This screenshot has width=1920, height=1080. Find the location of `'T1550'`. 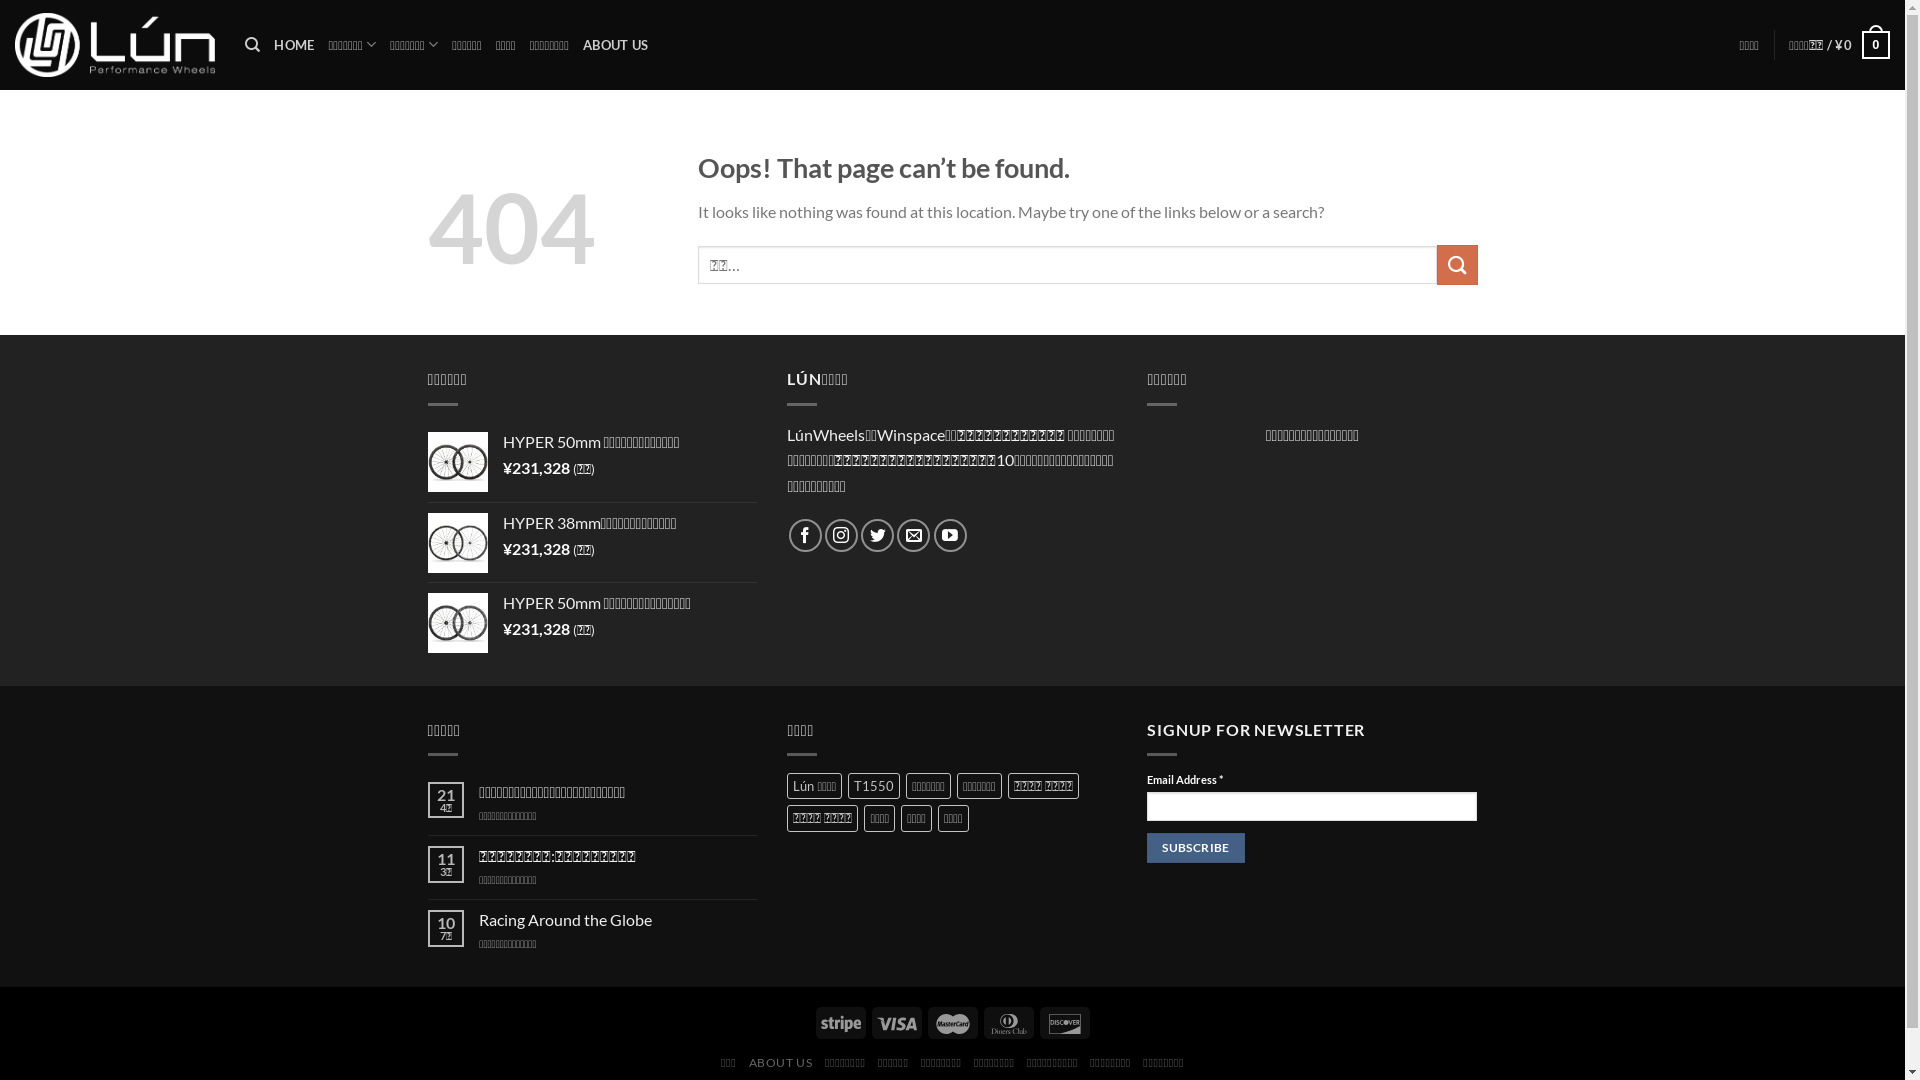

'T1550' is located at coordinates (873, 785).